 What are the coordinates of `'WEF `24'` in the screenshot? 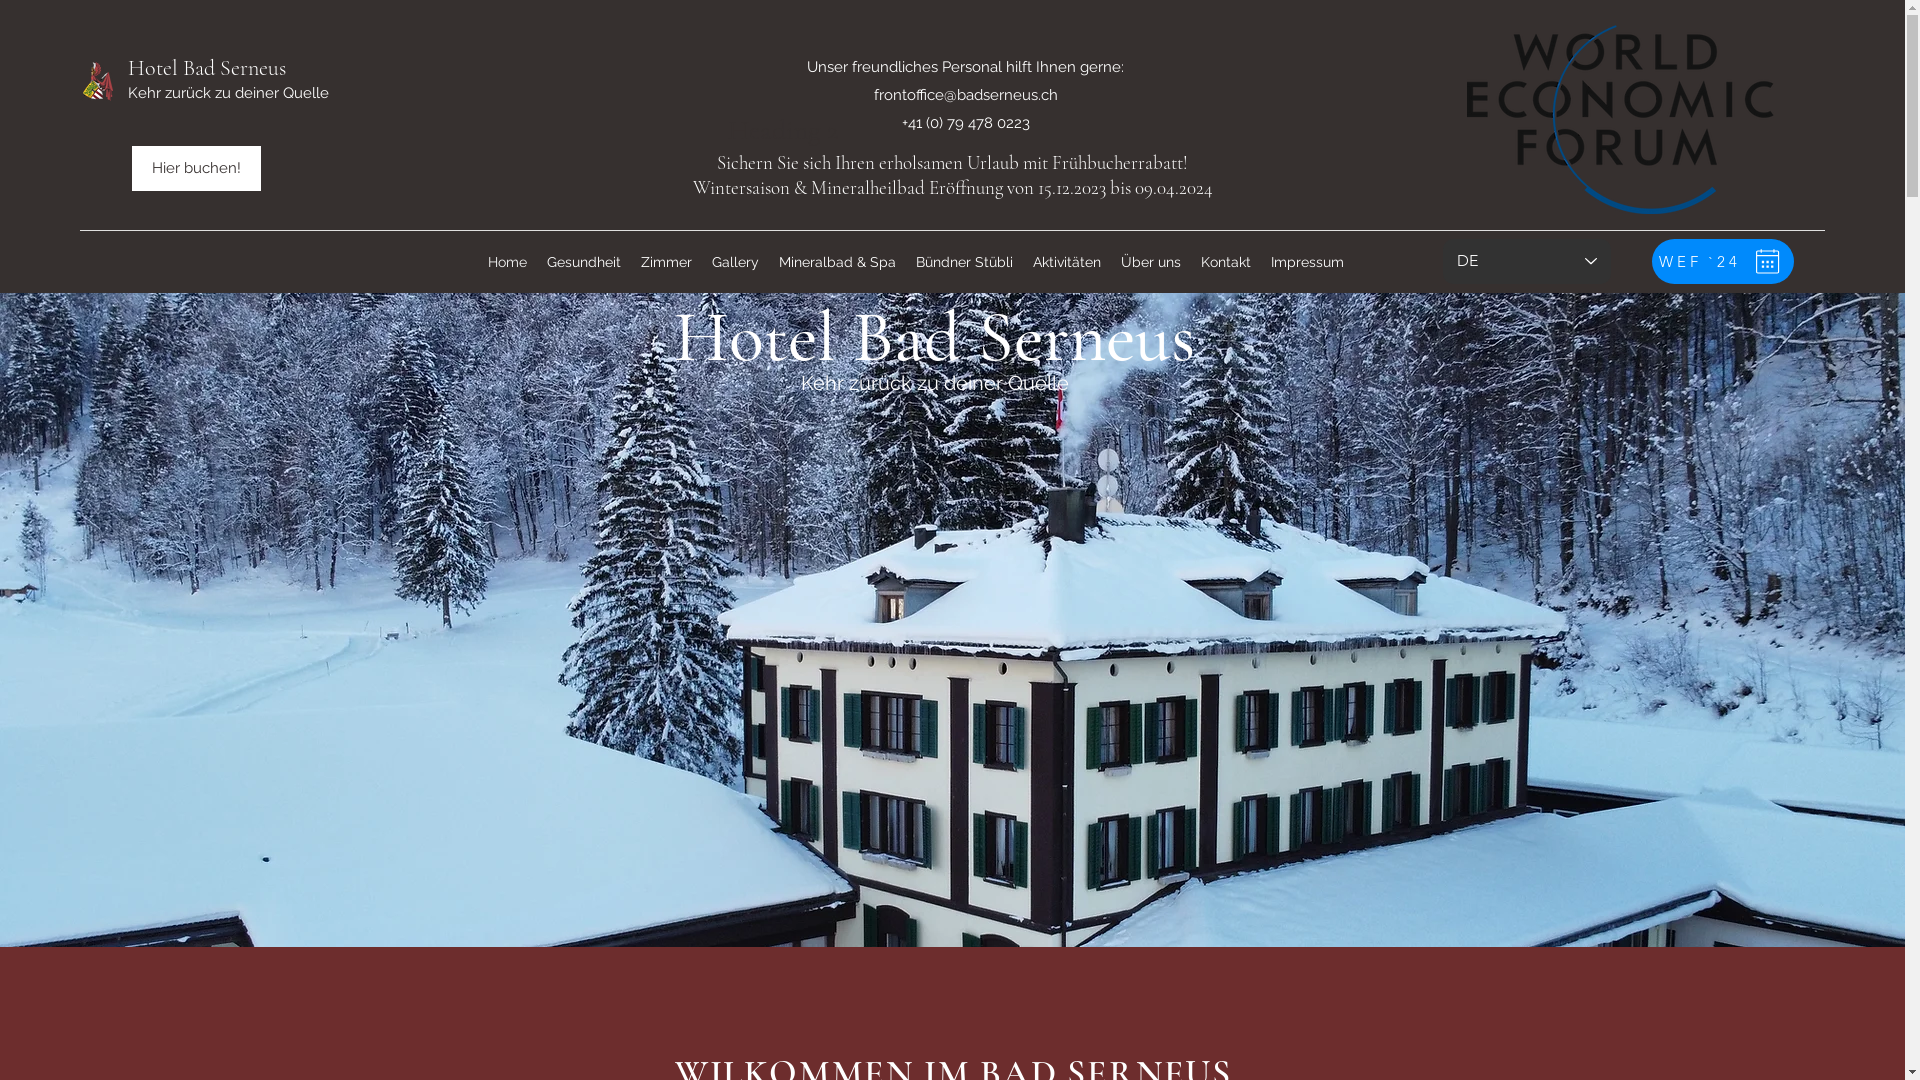 It's located at (1722, 260).